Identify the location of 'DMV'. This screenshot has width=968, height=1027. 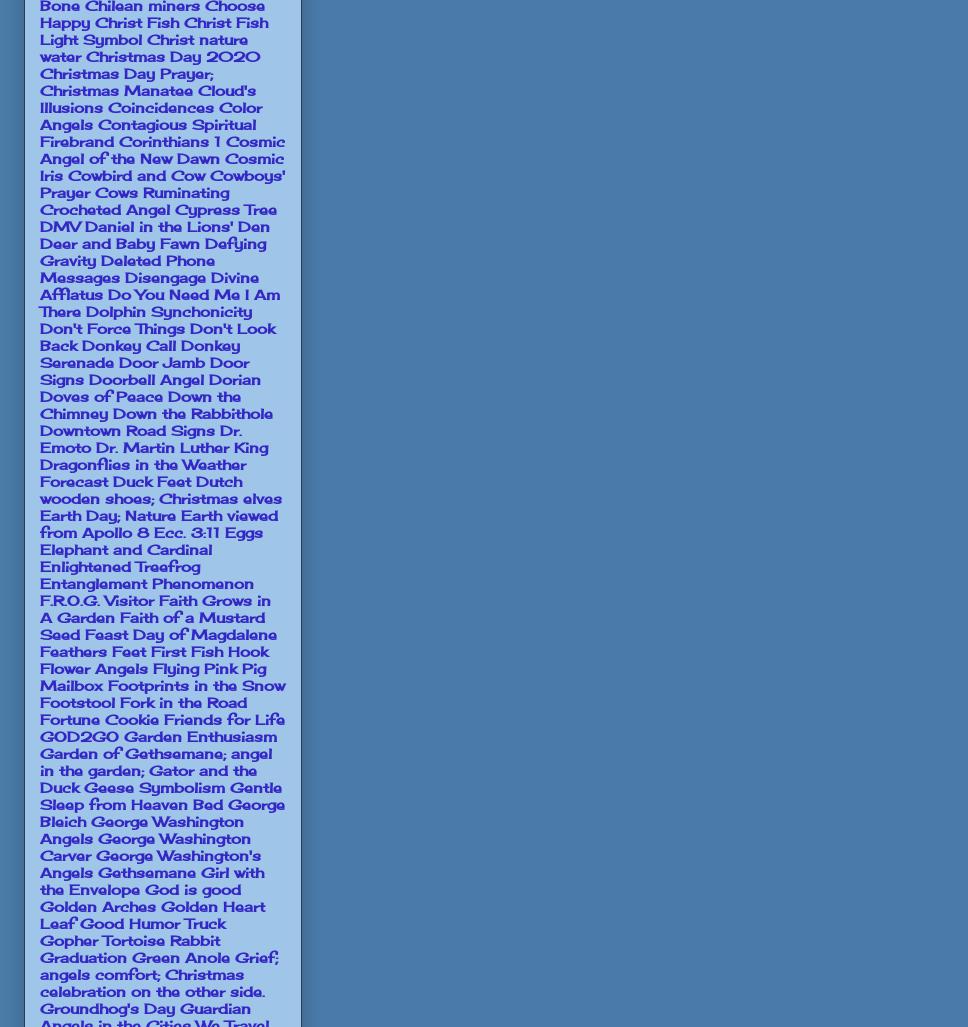
(59, 224).